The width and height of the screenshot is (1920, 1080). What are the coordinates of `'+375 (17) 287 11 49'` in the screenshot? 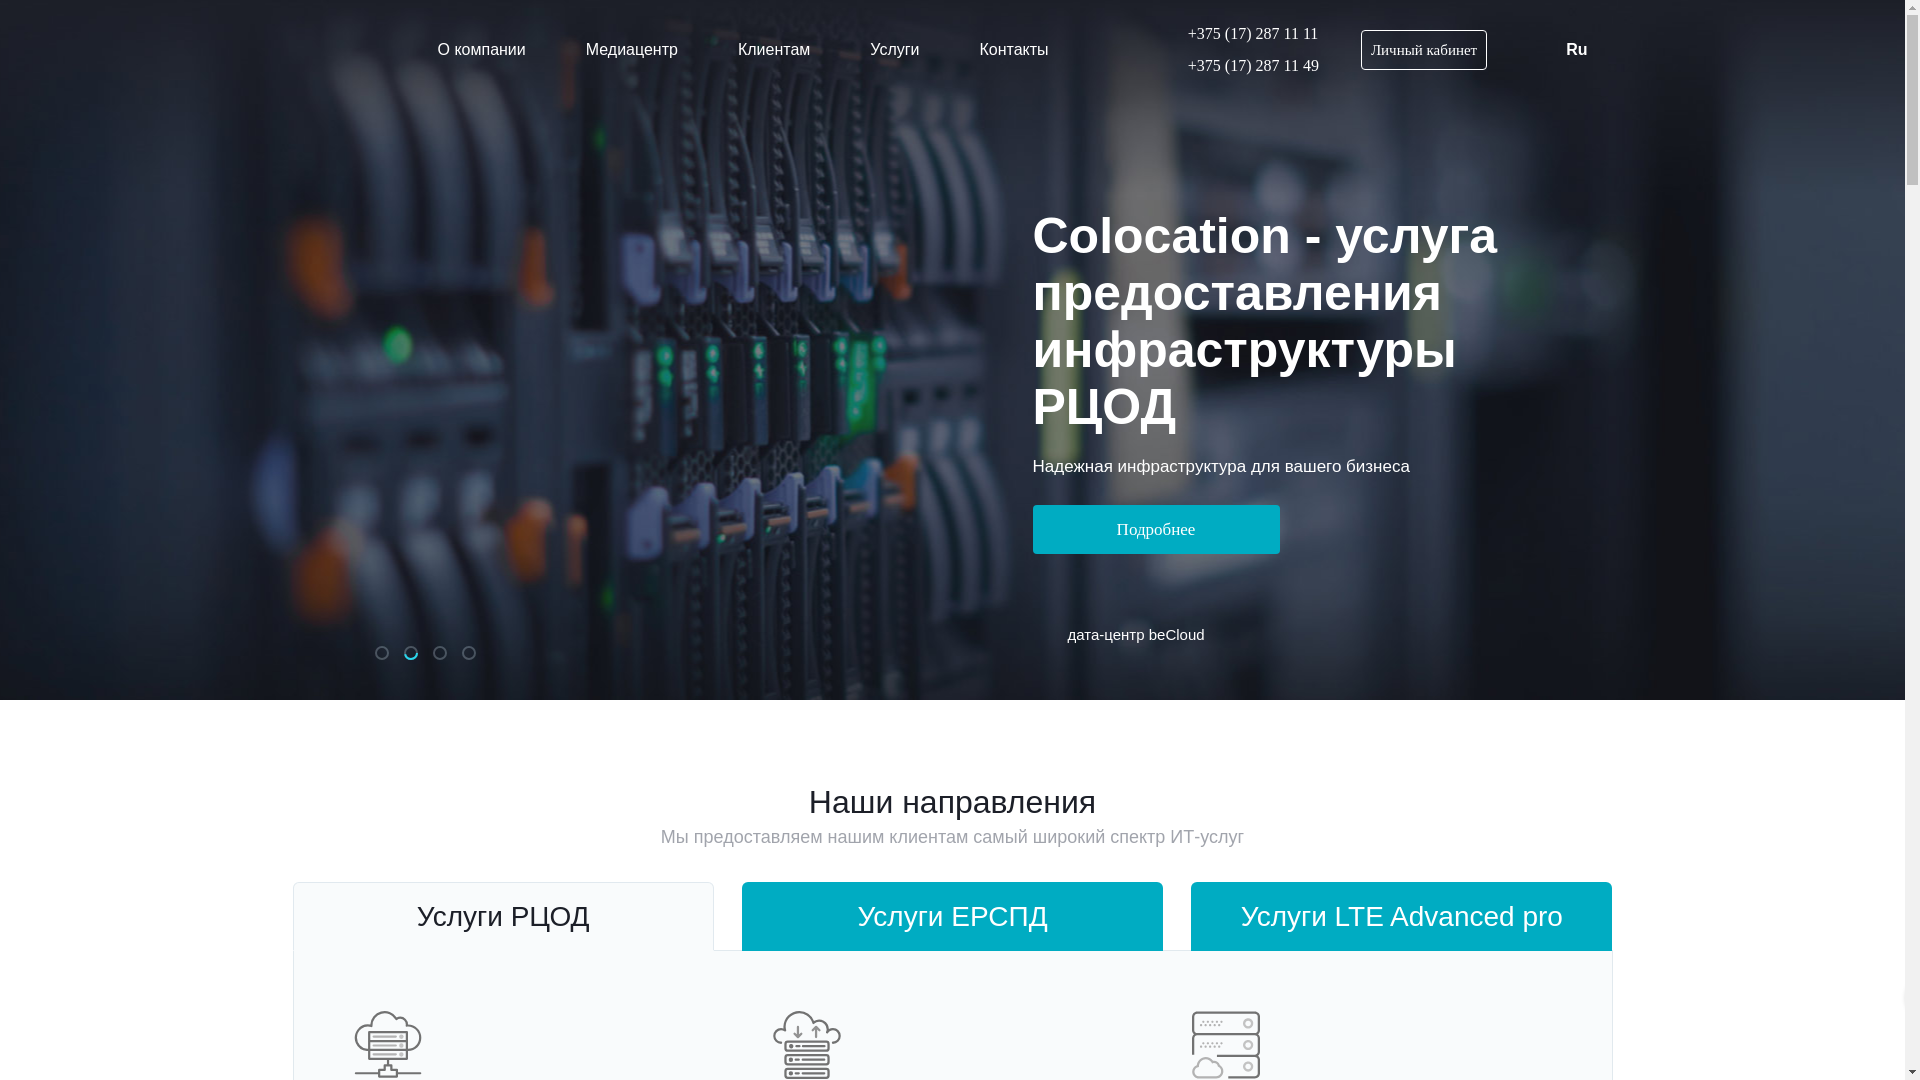 It's located at (1241, 64).